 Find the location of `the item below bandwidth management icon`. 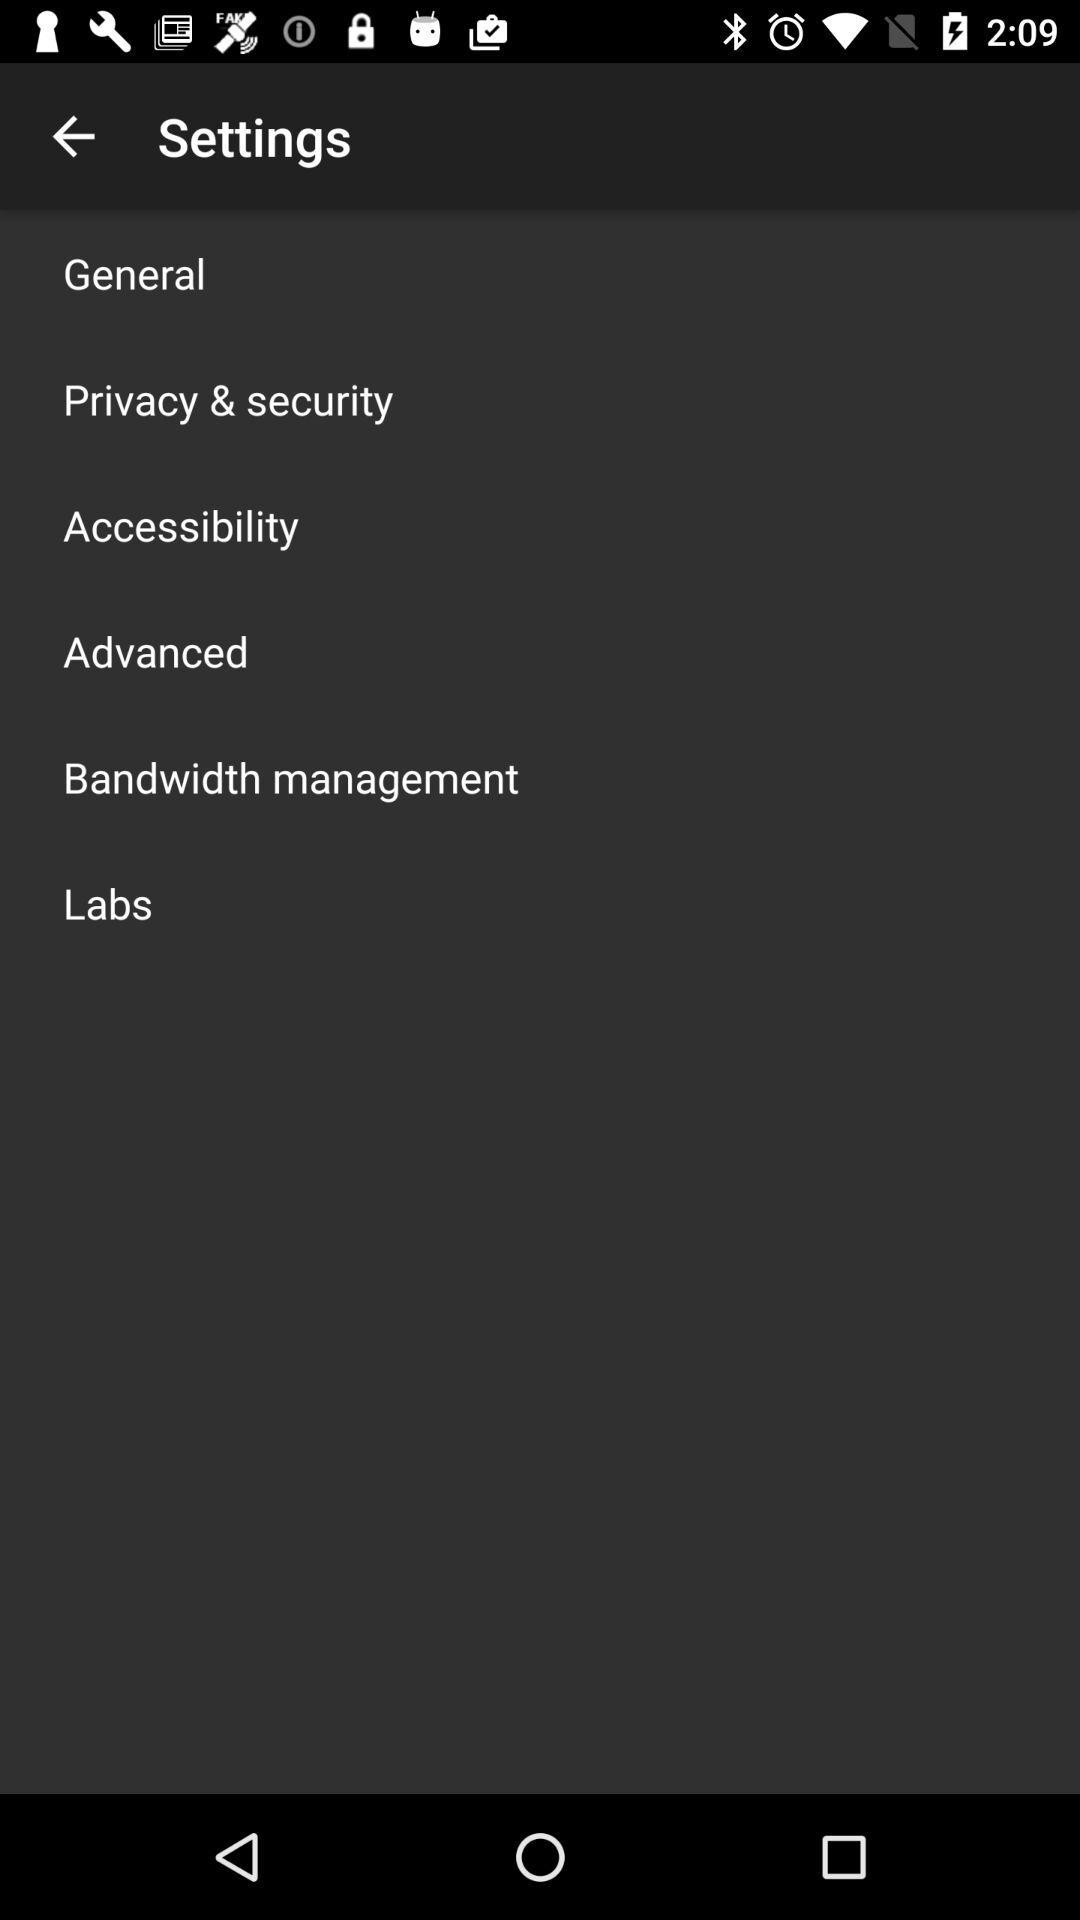

the item below bandwidth management icon is located at coordinates (108, 901).